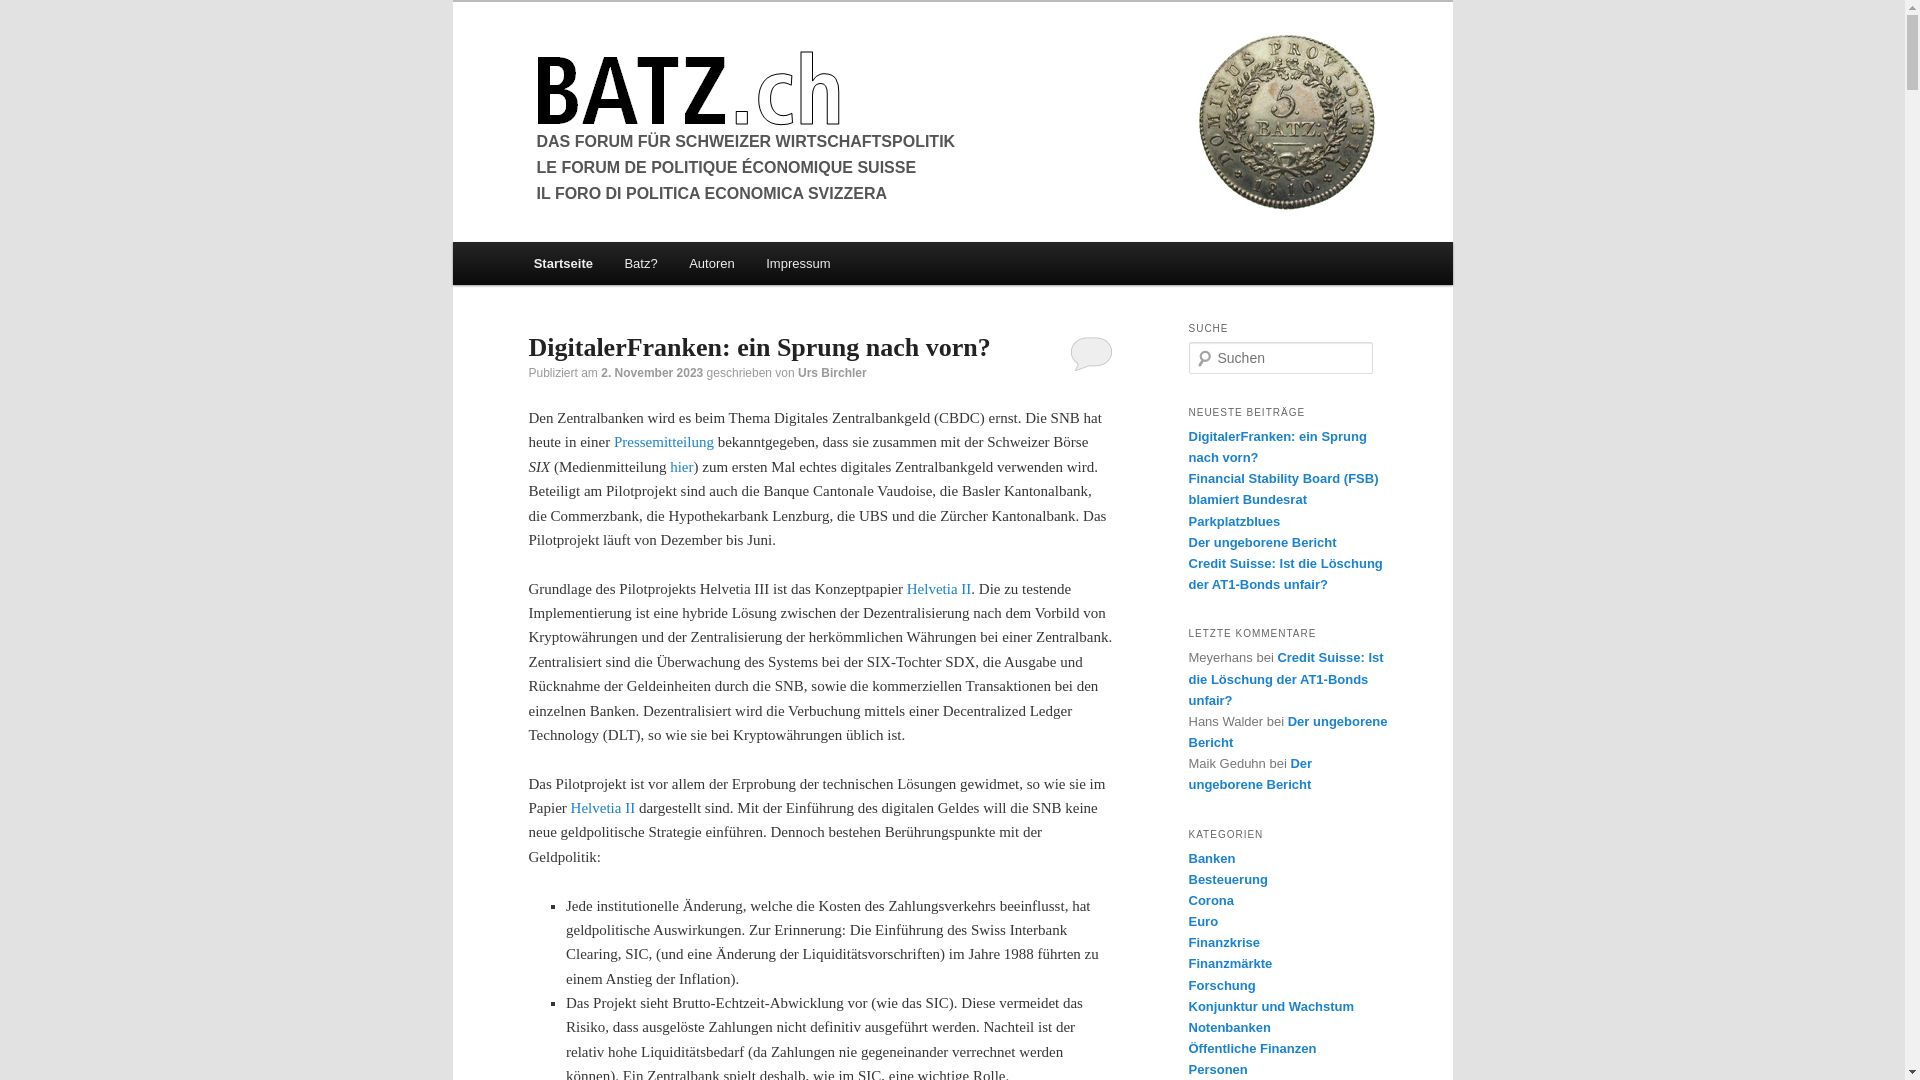 The height and width of the screenshot is (1080, 1920). What do you see at coordinates (796, 262) in the screenshot?
I see `'Impressum'` at bounding box center [796, 262].